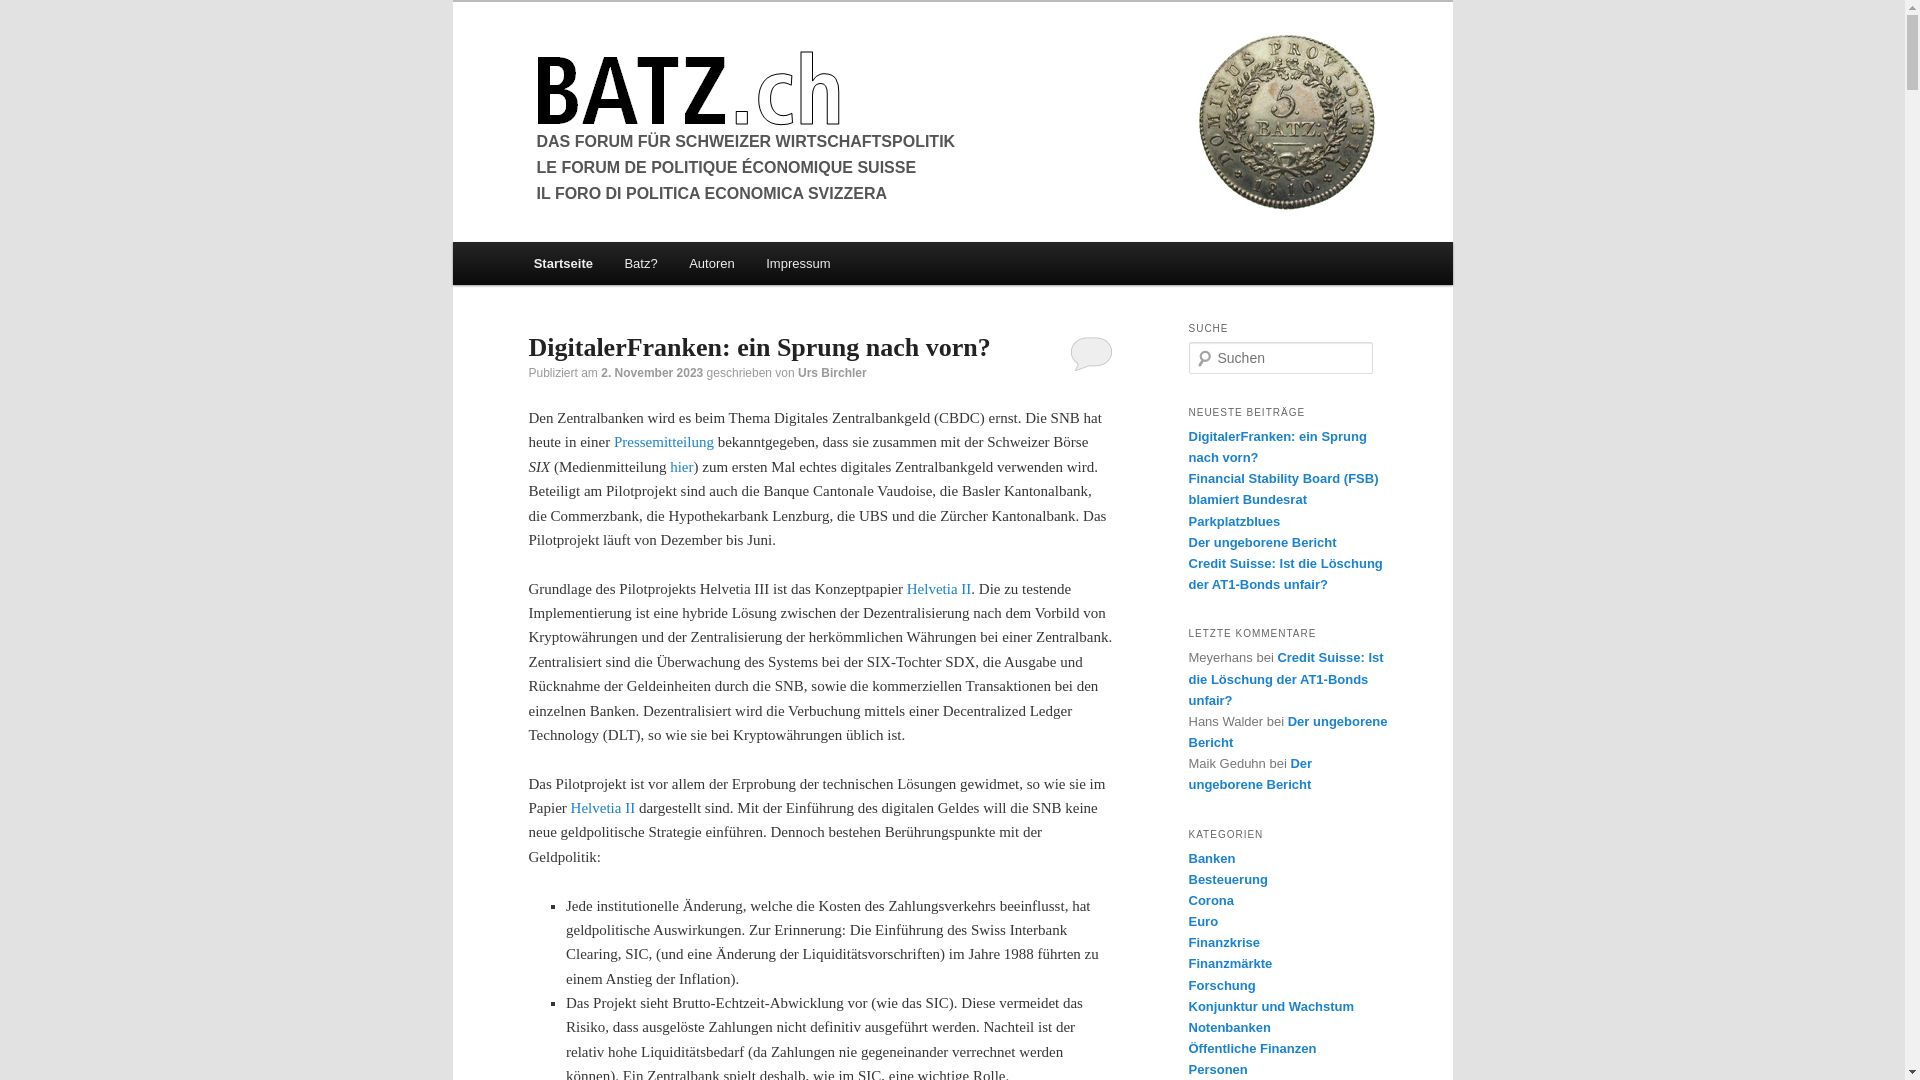 The height and width of the screenshot is (1080, 1920). What do you see at coordinates (796, 262) in the screenshot?
I see `'Impressum'` at bounding box center [796, 262].